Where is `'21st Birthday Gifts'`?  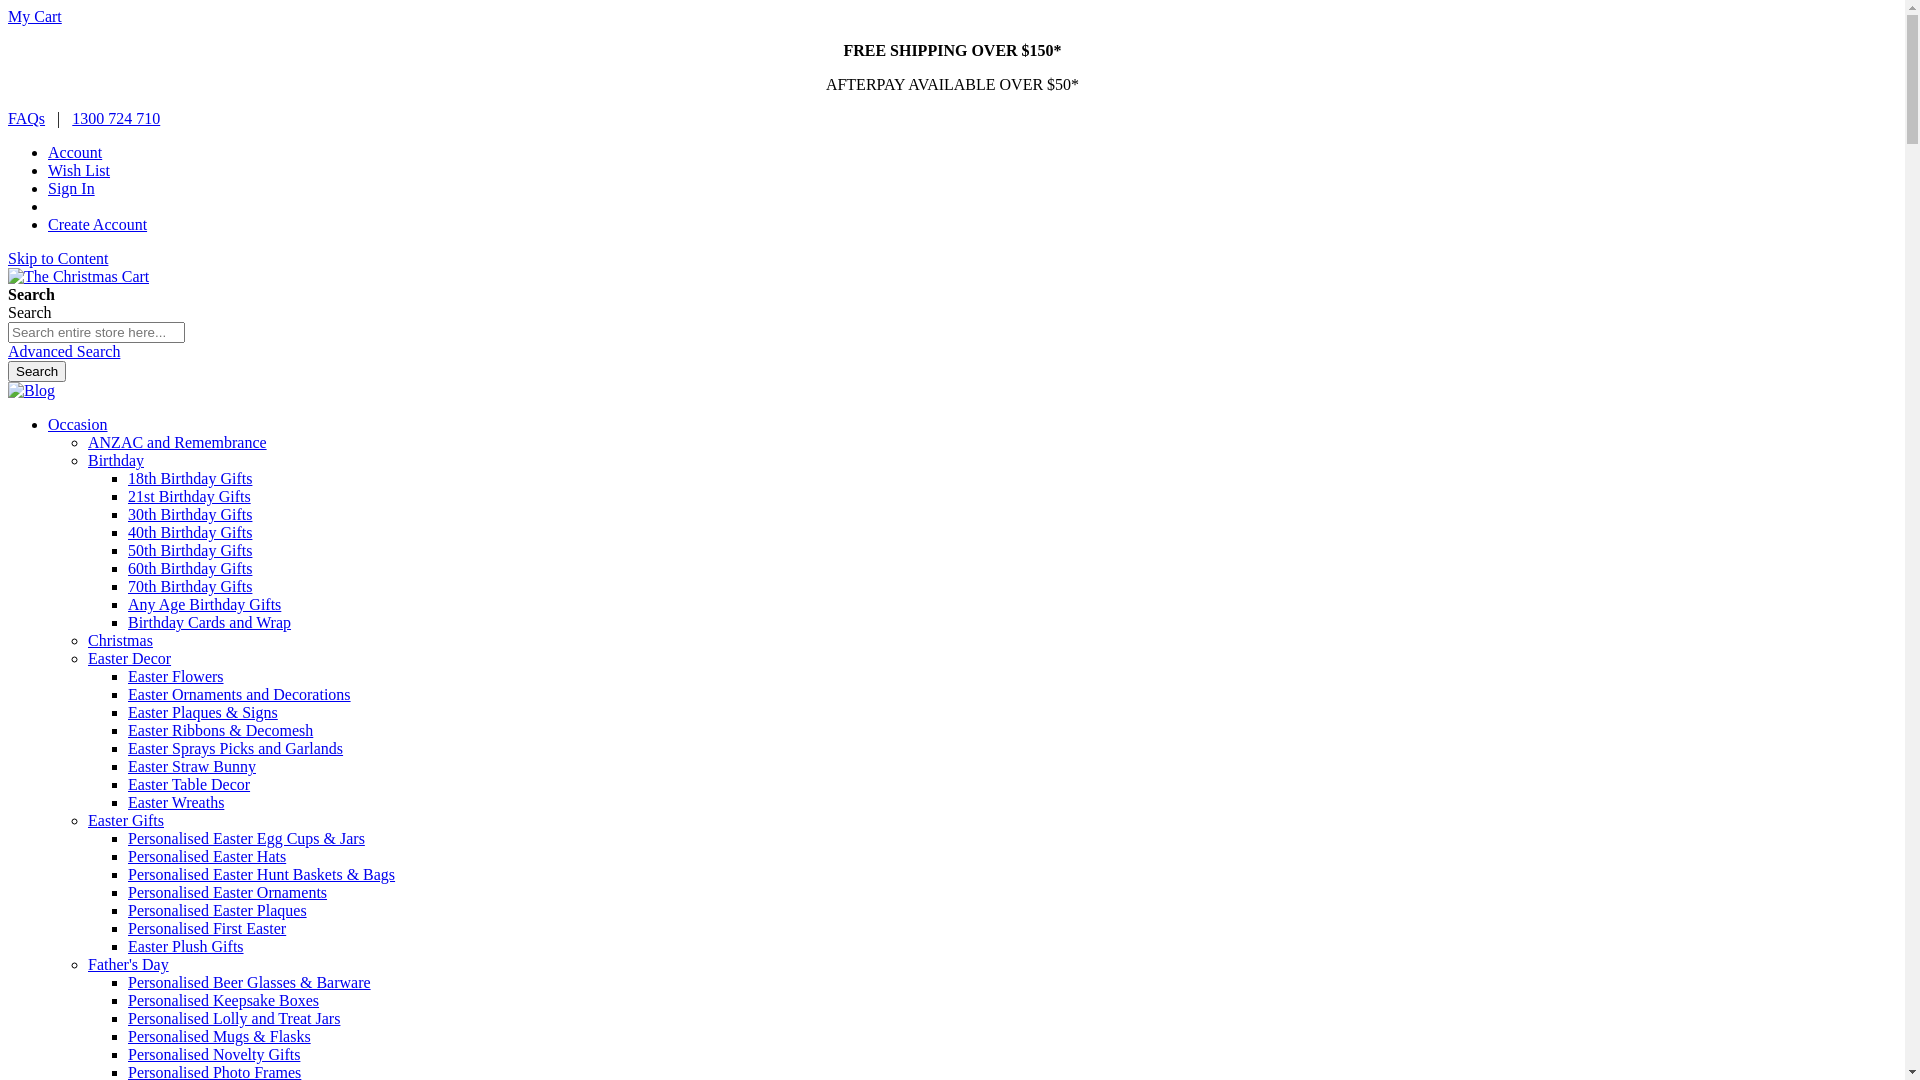
'21st Birthday Gifts' is located at coordinates (189, 495).